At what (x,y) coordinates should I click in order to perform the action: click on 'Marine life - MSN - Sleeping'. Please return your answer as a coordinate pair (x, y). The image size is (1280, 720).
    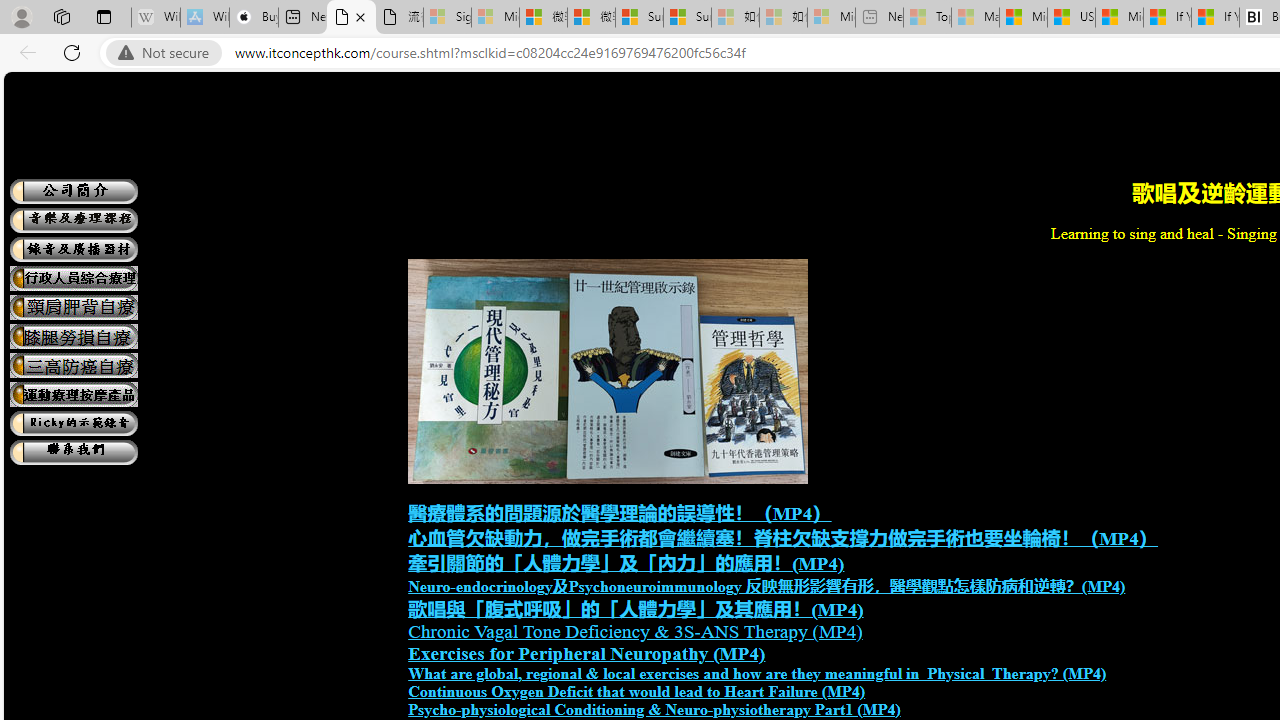
    Looking at the image, I should click on (976, 17).